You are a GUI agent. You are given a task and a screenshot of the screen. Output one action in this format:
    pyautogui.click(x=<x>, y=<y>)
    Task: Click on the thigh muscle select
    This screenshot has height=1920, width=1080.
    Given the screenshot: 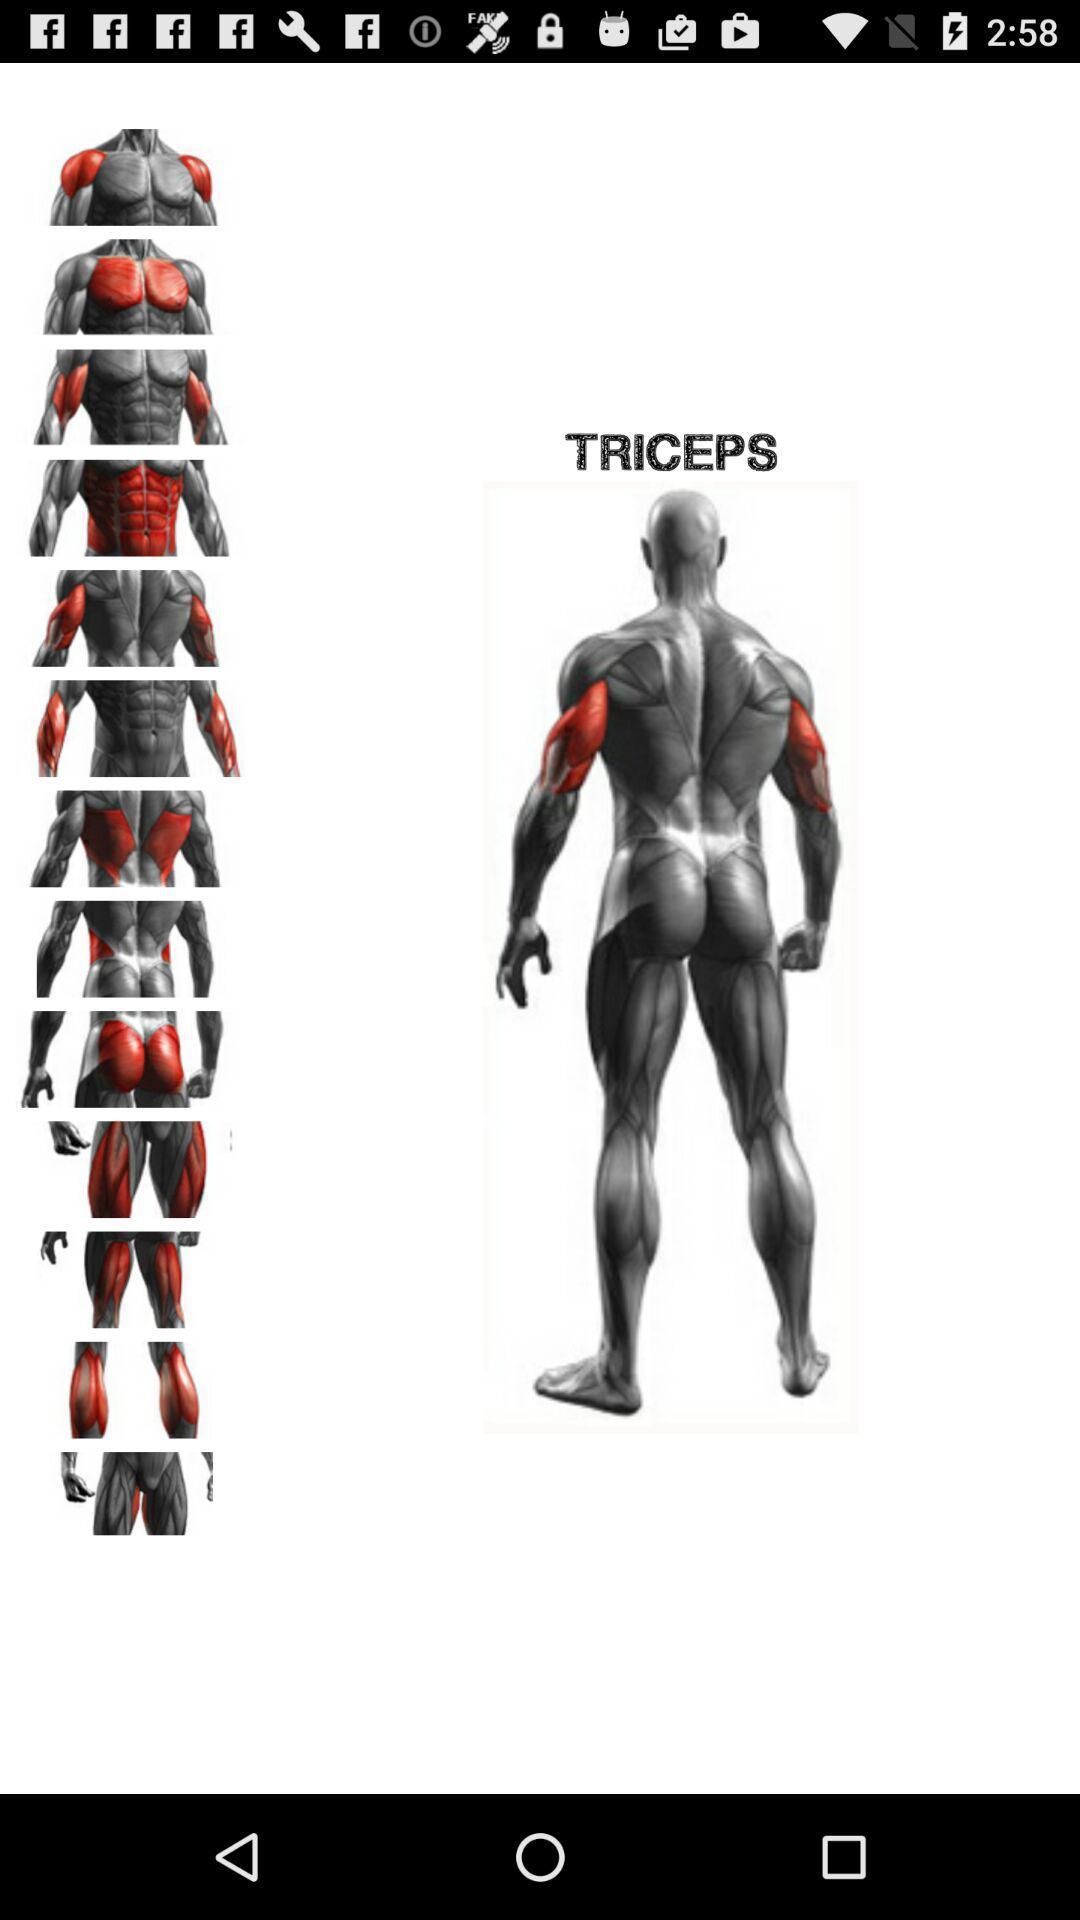 What is the action you would take?
    pyautogui.click(x=131, y=1162)
    